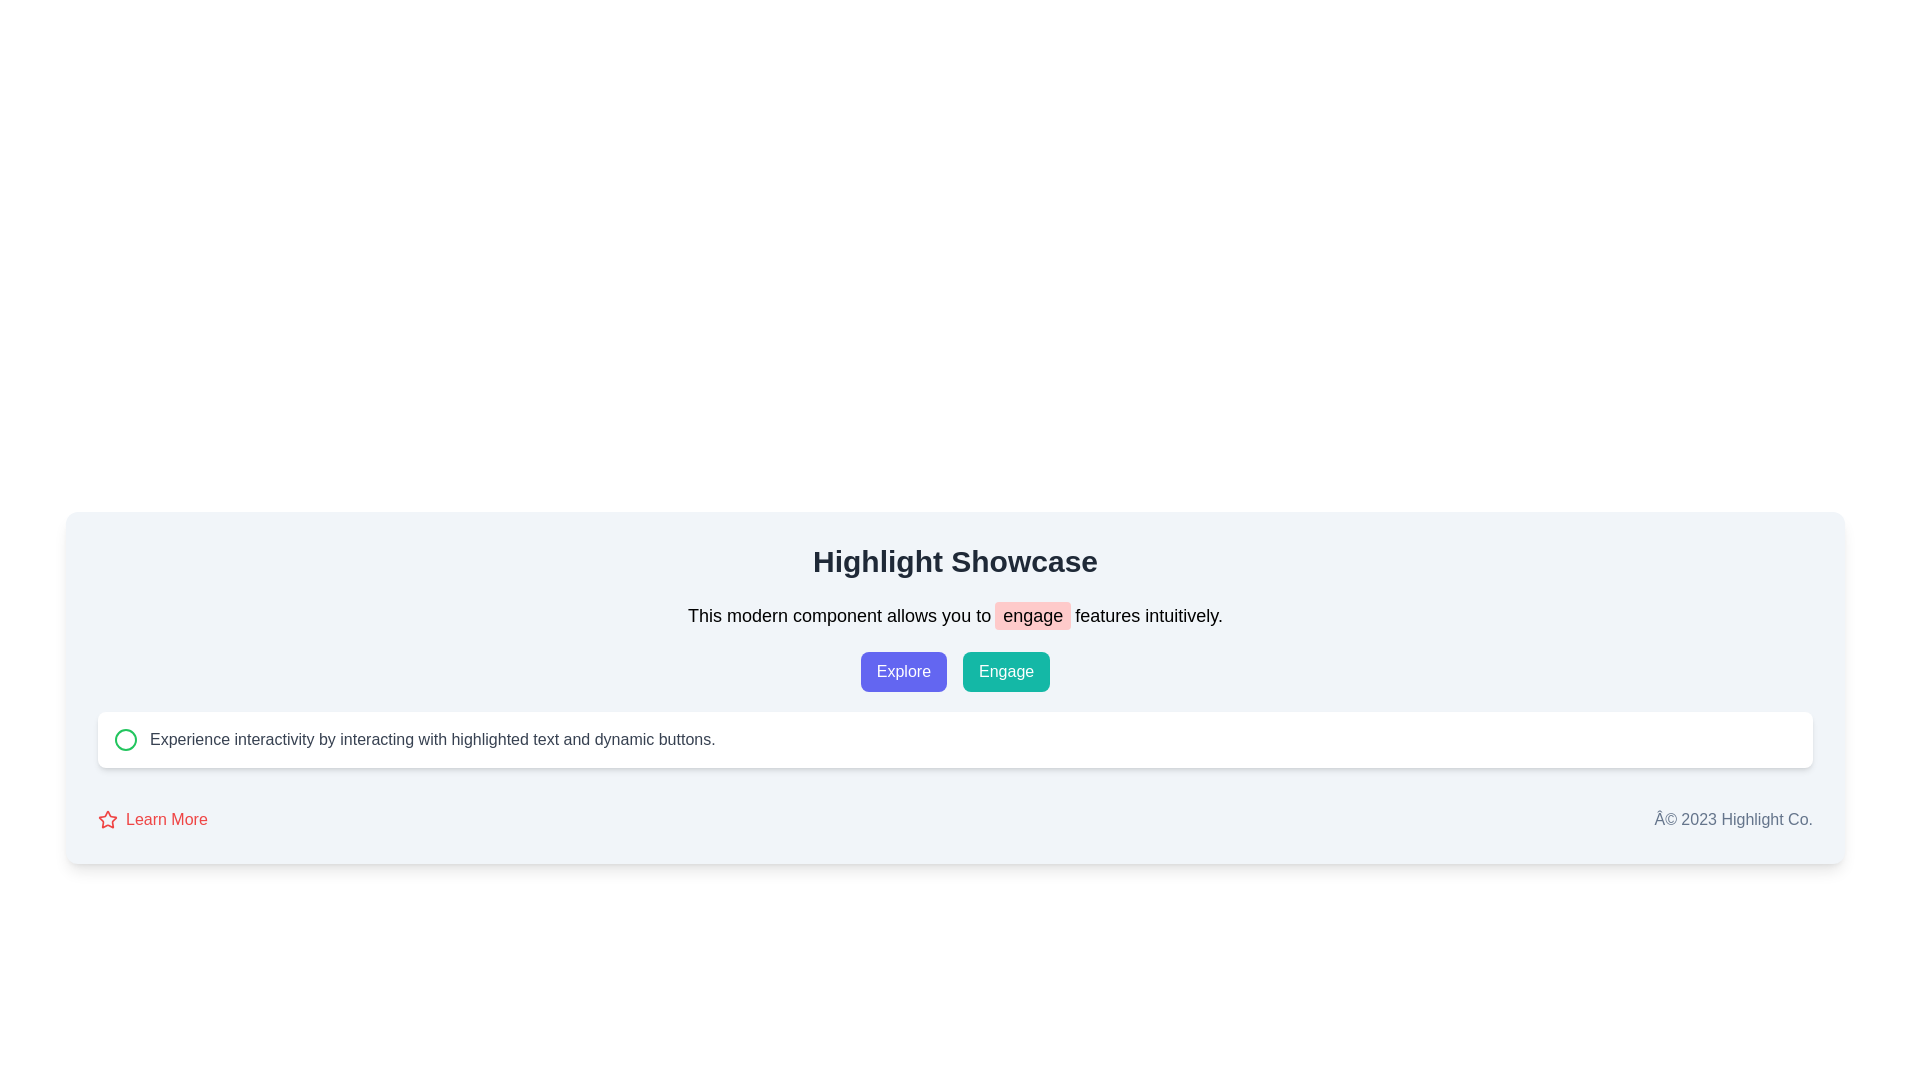 The image size is (1920, 1080). I want to click on the star icon outlined in red, which is the leftmost element in the group next to the 'Learn More' text, so click(107, 820).